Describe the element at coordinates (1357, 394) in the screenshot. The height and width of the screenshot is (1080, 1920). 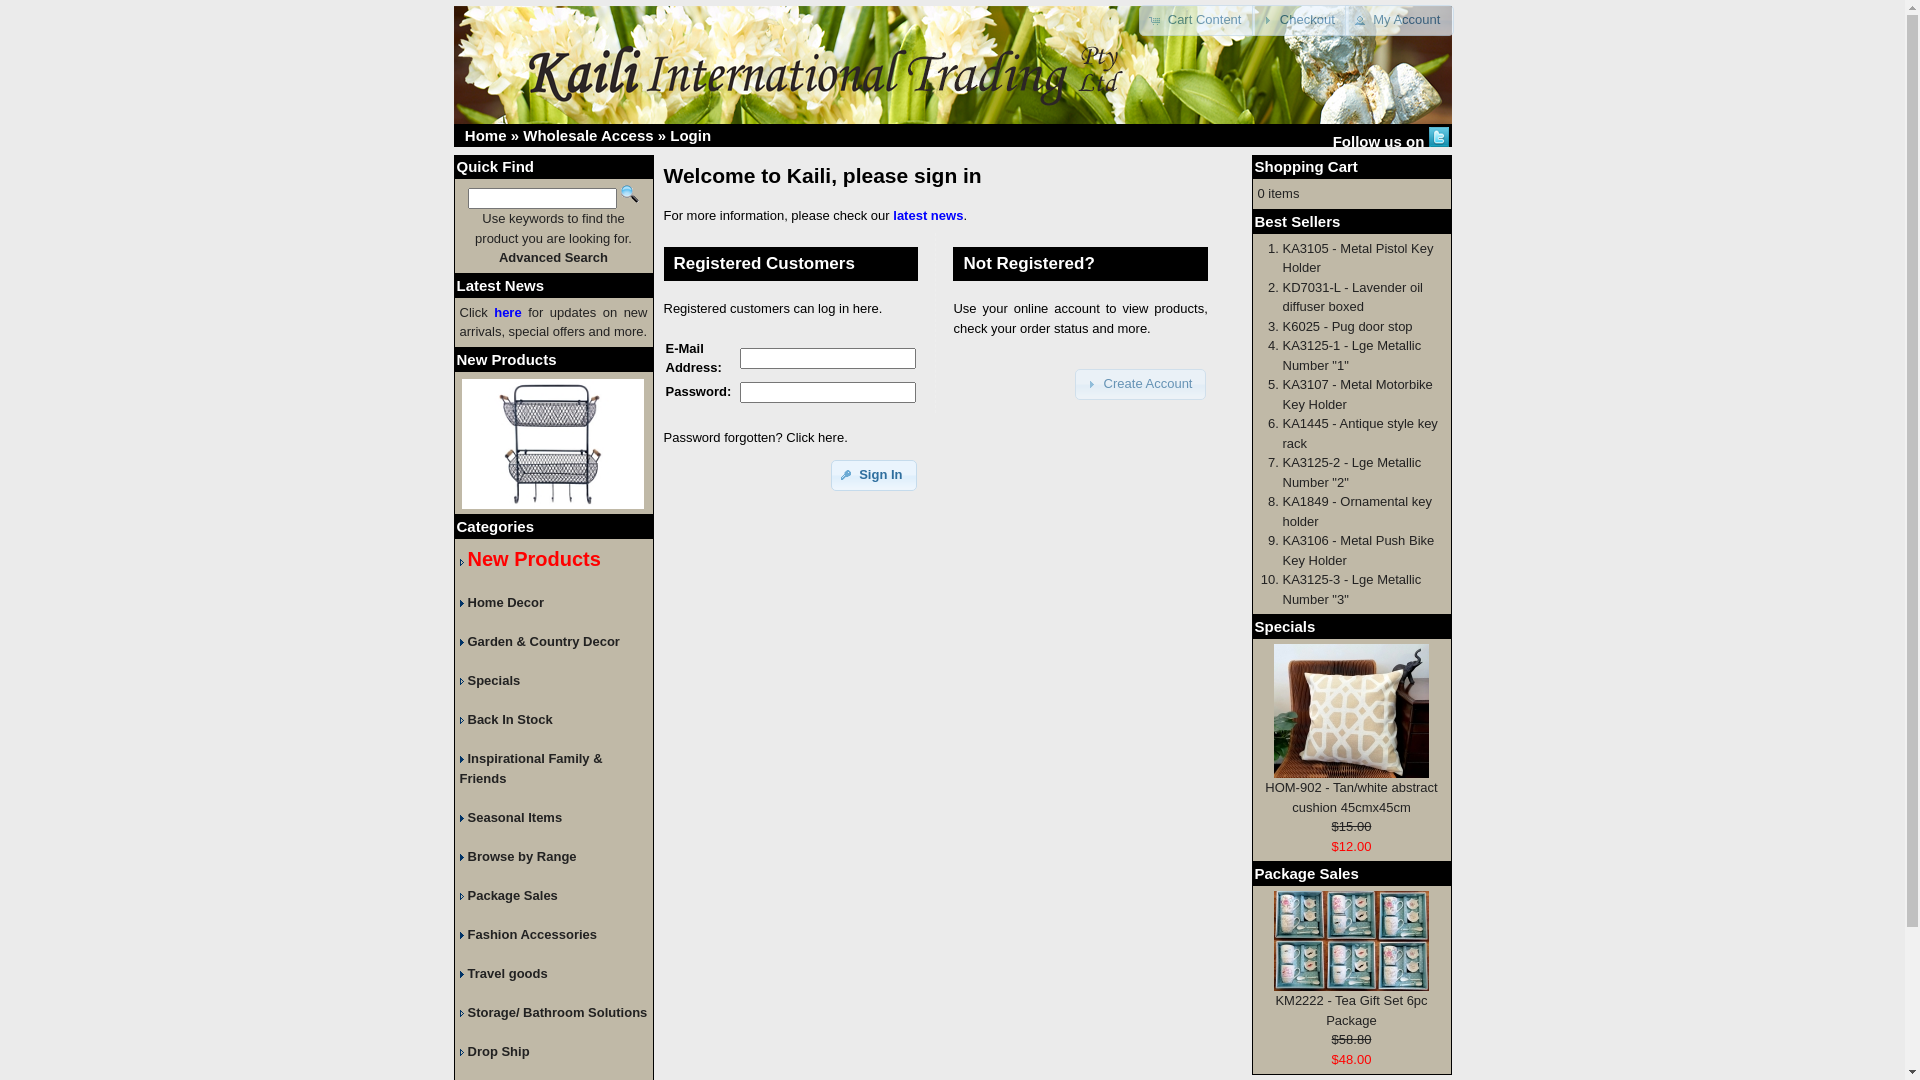
I see `'KA3107 - Metal Motorbike Key Holder'` at that location.